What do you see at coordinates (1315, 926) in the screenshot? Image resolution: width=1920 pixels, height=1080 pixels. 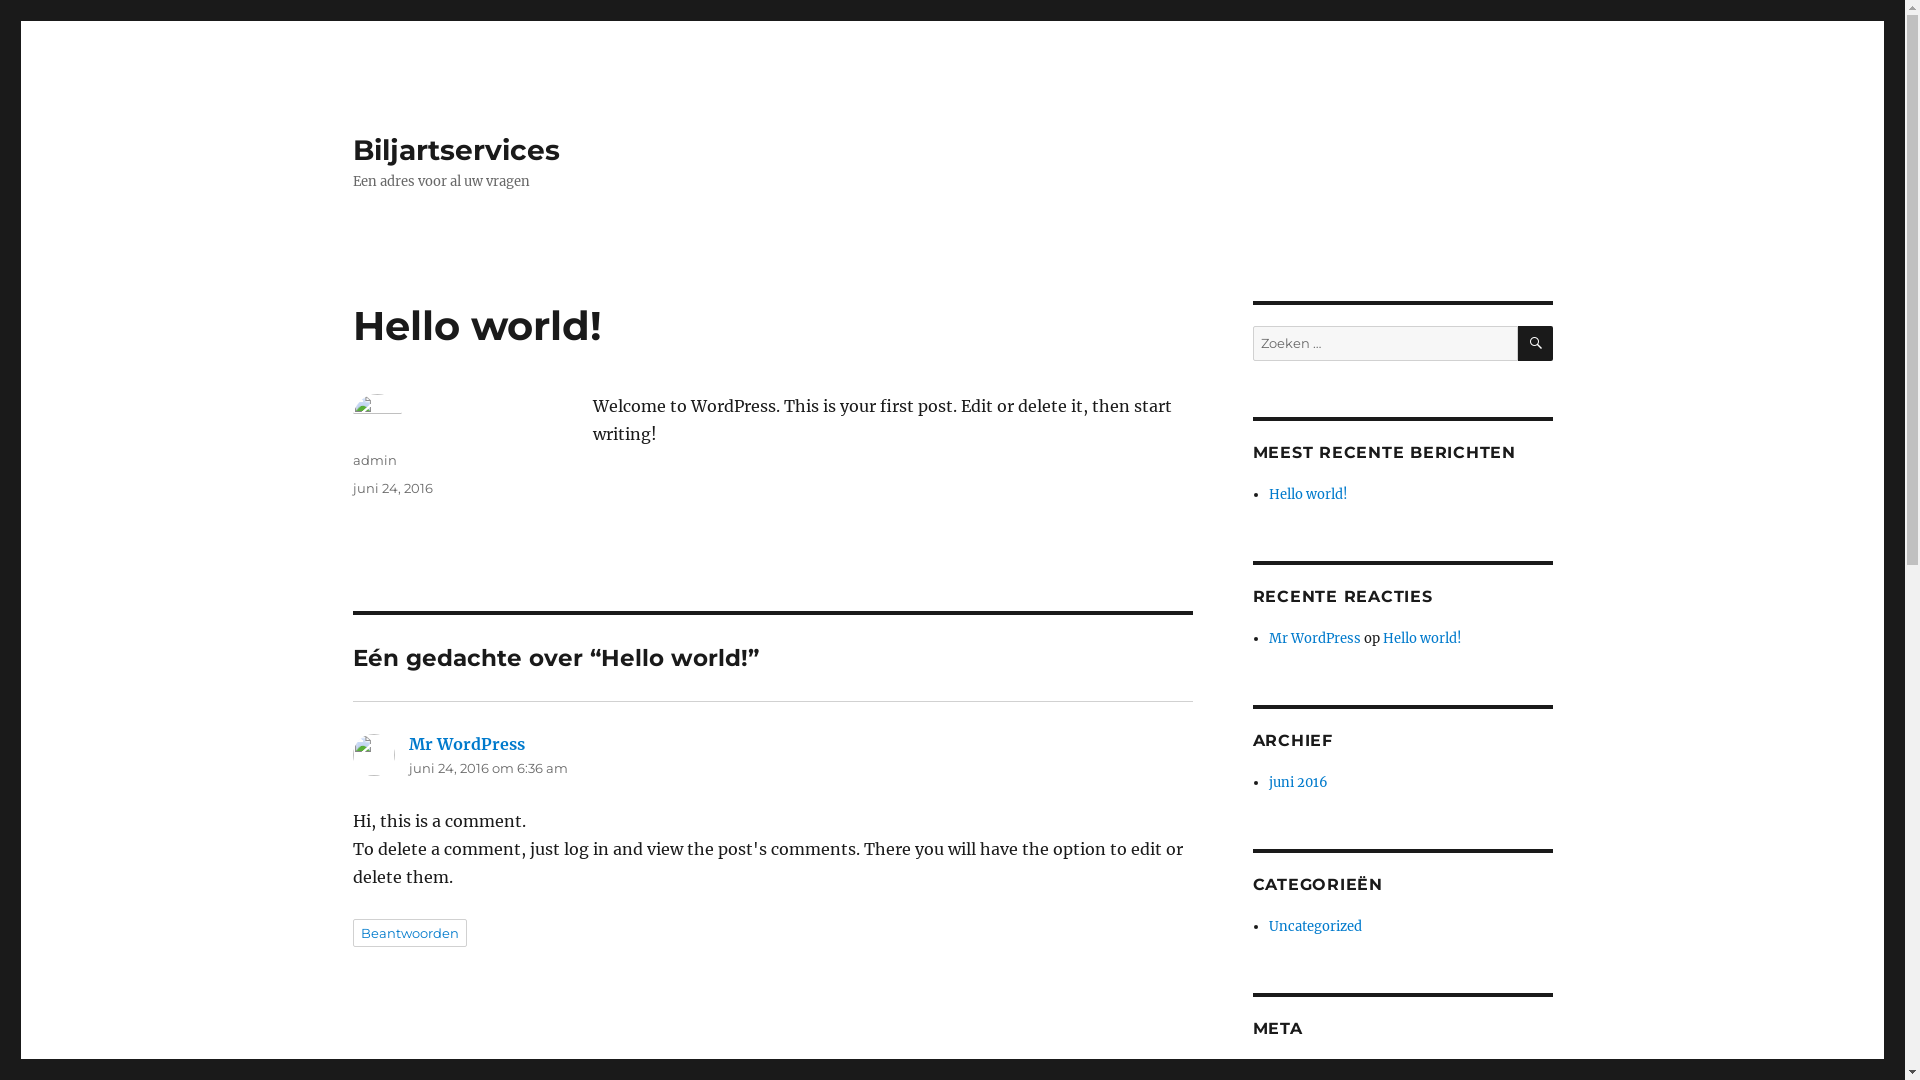 I see `'Uncategorized'` at bounding box center [1315, 926].